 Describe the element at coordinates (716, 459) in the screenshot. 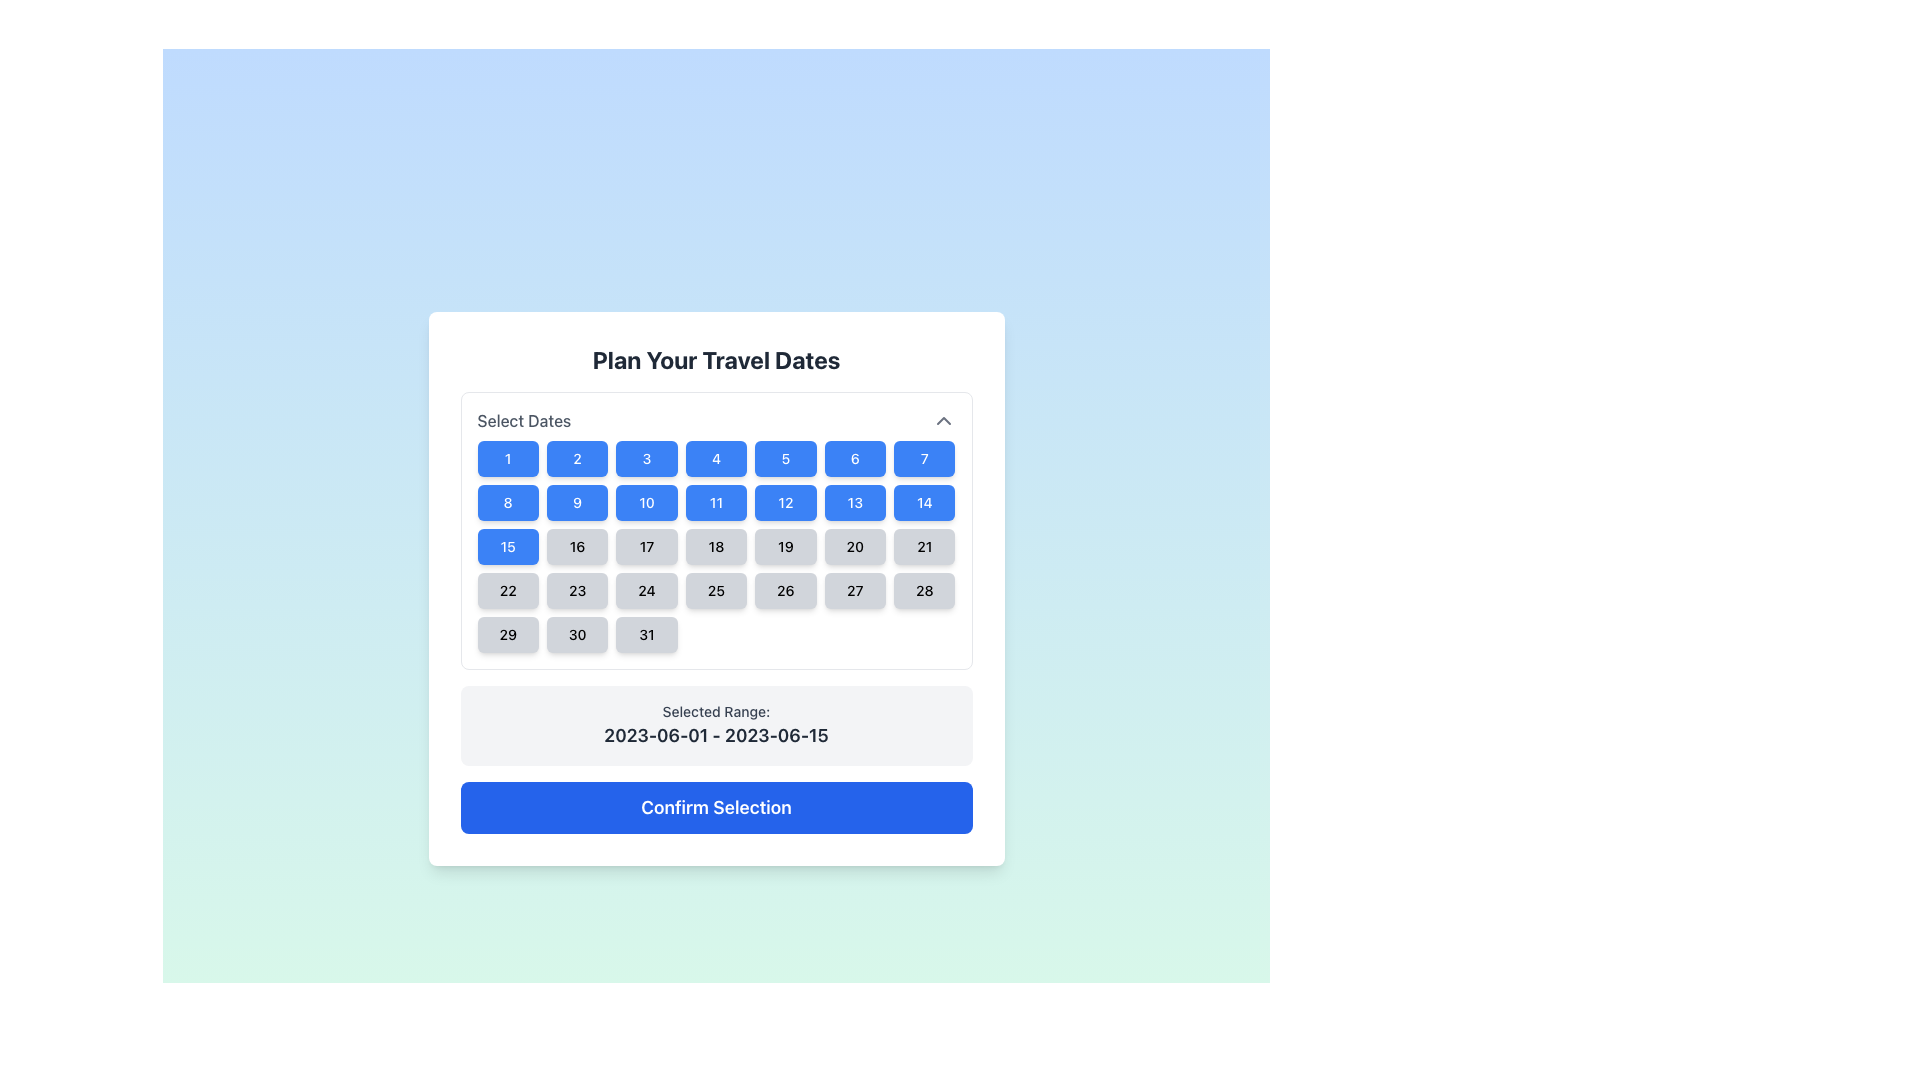

I see `the button for selecting the number '4' in the calendar interface, located in the first row of the grid under 'Plan Your Travel Dates'` at that location.